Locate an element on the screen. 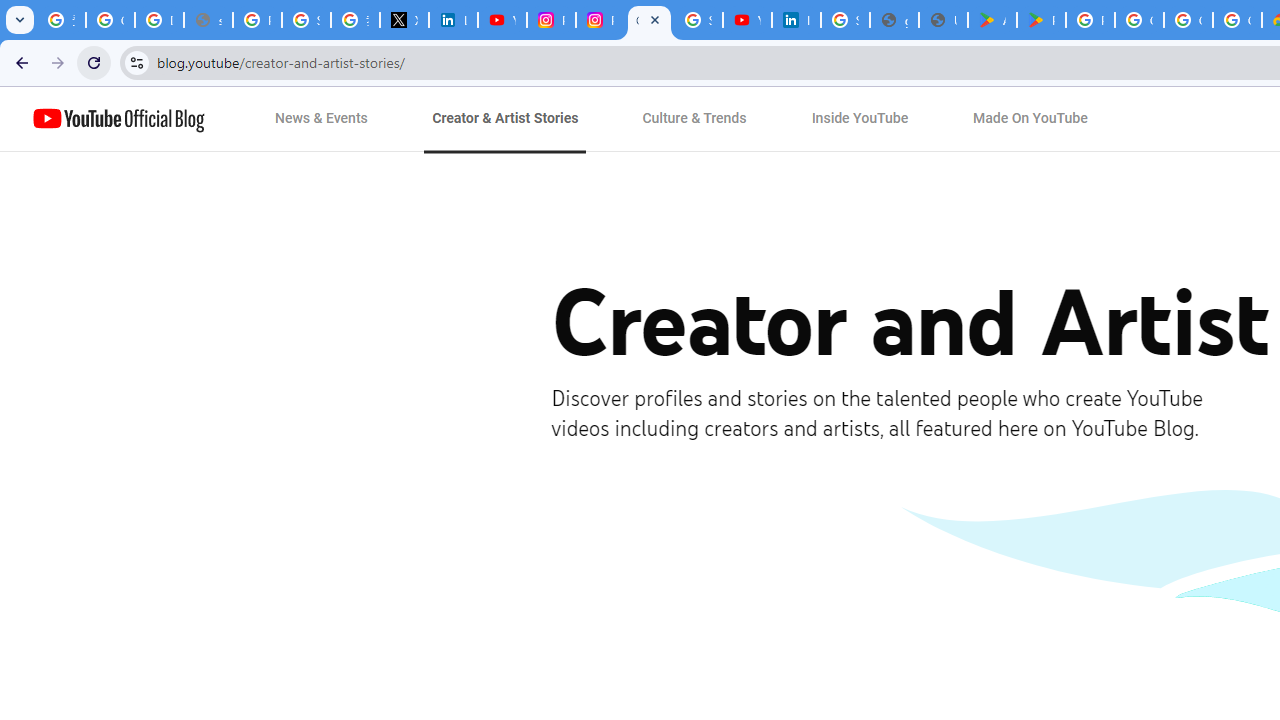 Image resolution: width=1280 pixels, height=720 pixels. 'Creator & Artist Stories' is located at coordinates (505, 119).